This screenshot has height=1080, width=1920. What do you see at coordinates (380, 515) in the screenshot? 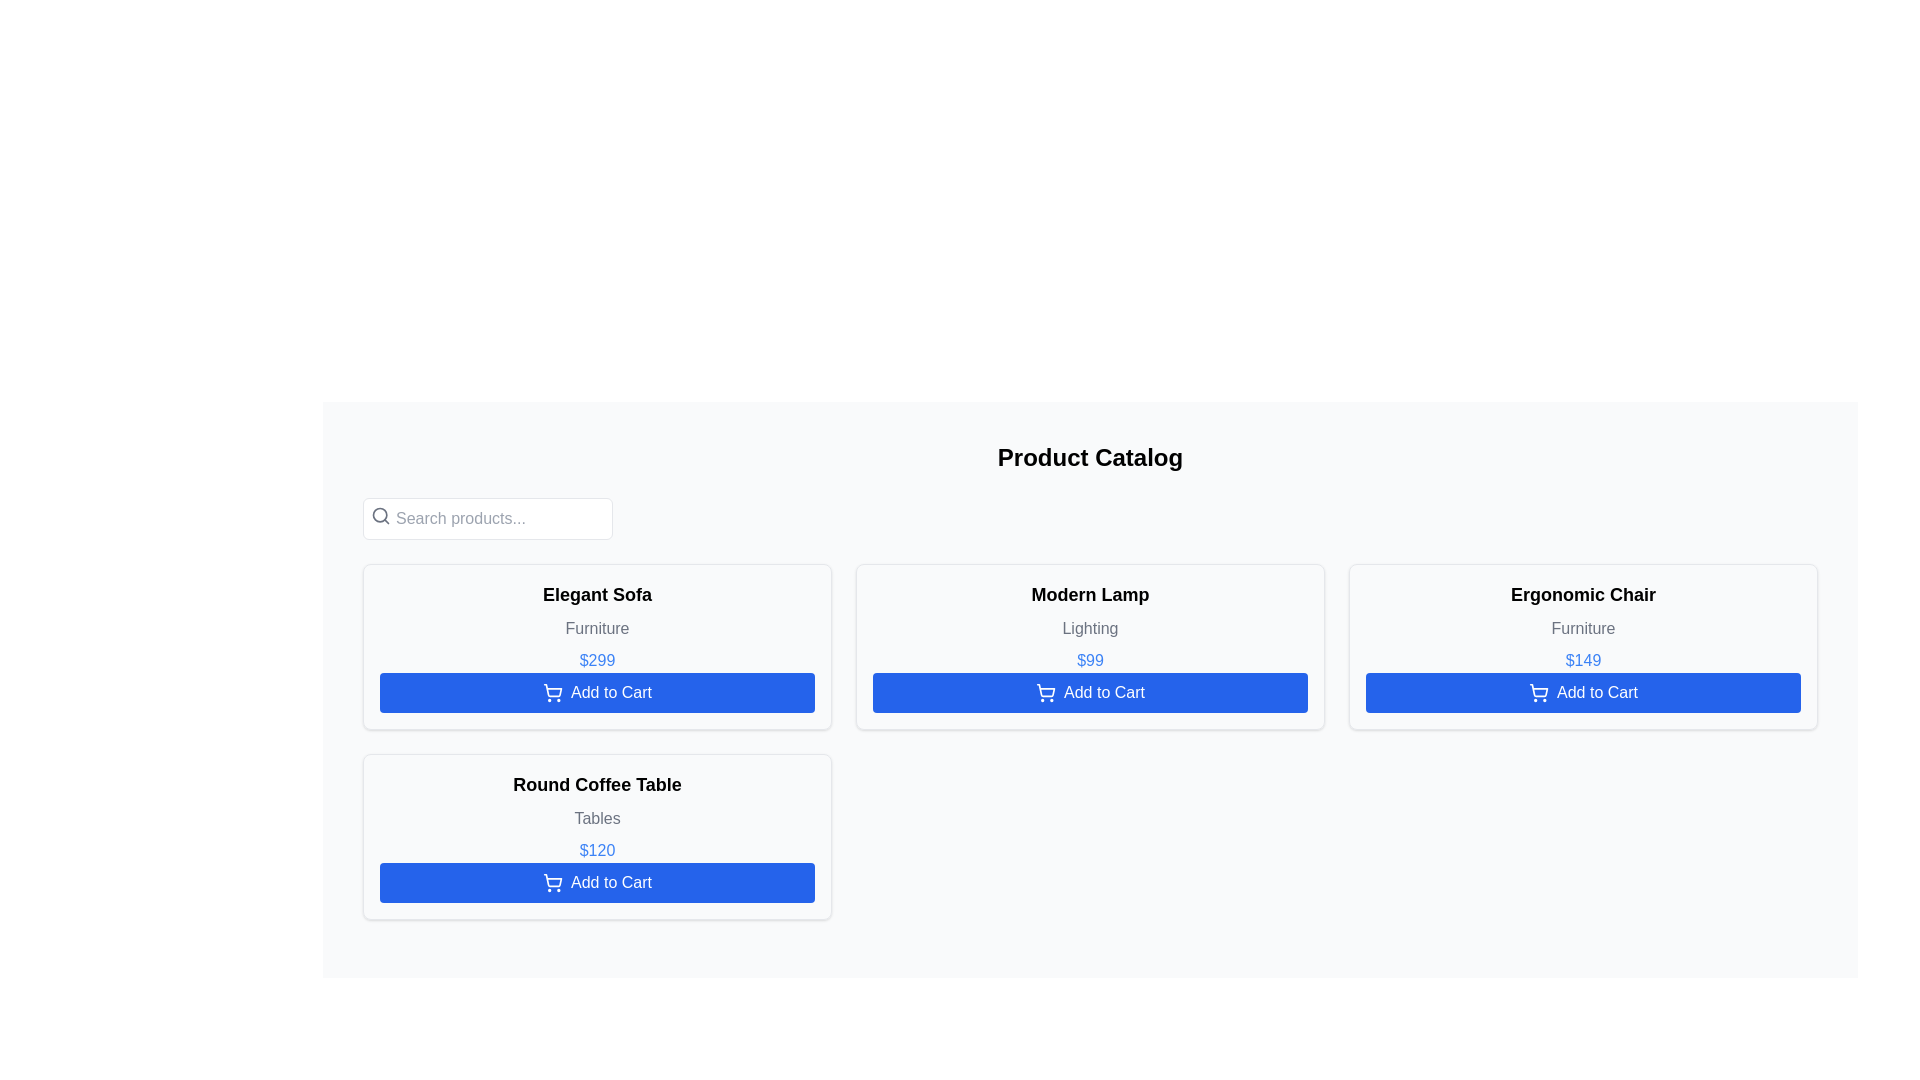
I see `the magnifying glass icon indicating search functionality, located on the left side of the search bar adjacent to the input field` at bounding box center [380, 515].